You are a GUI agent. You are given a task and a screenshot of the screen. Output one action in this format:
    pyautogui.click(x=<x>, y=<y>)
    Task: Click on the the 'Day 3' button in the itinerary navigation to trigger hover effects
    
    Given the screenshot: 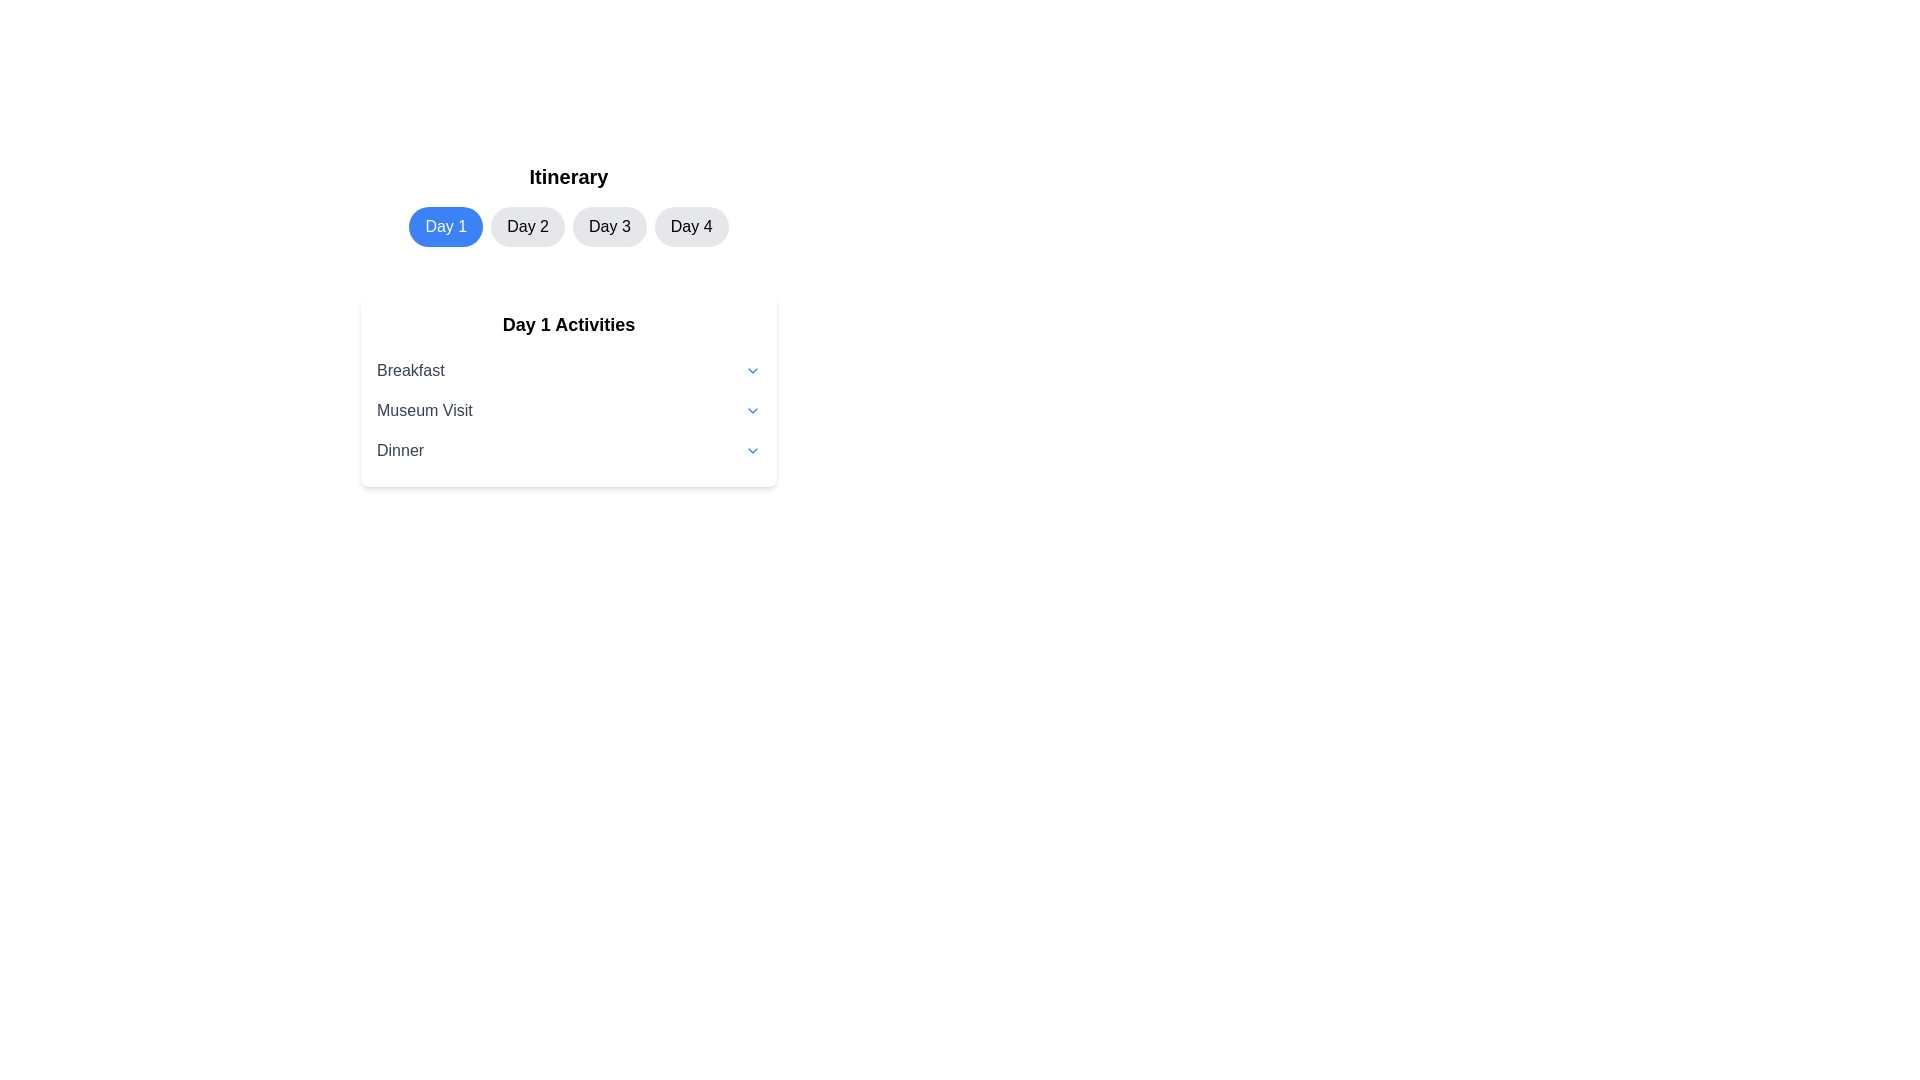 What is the action you would take?
    pyautogui.click(x=608, y=226)
    